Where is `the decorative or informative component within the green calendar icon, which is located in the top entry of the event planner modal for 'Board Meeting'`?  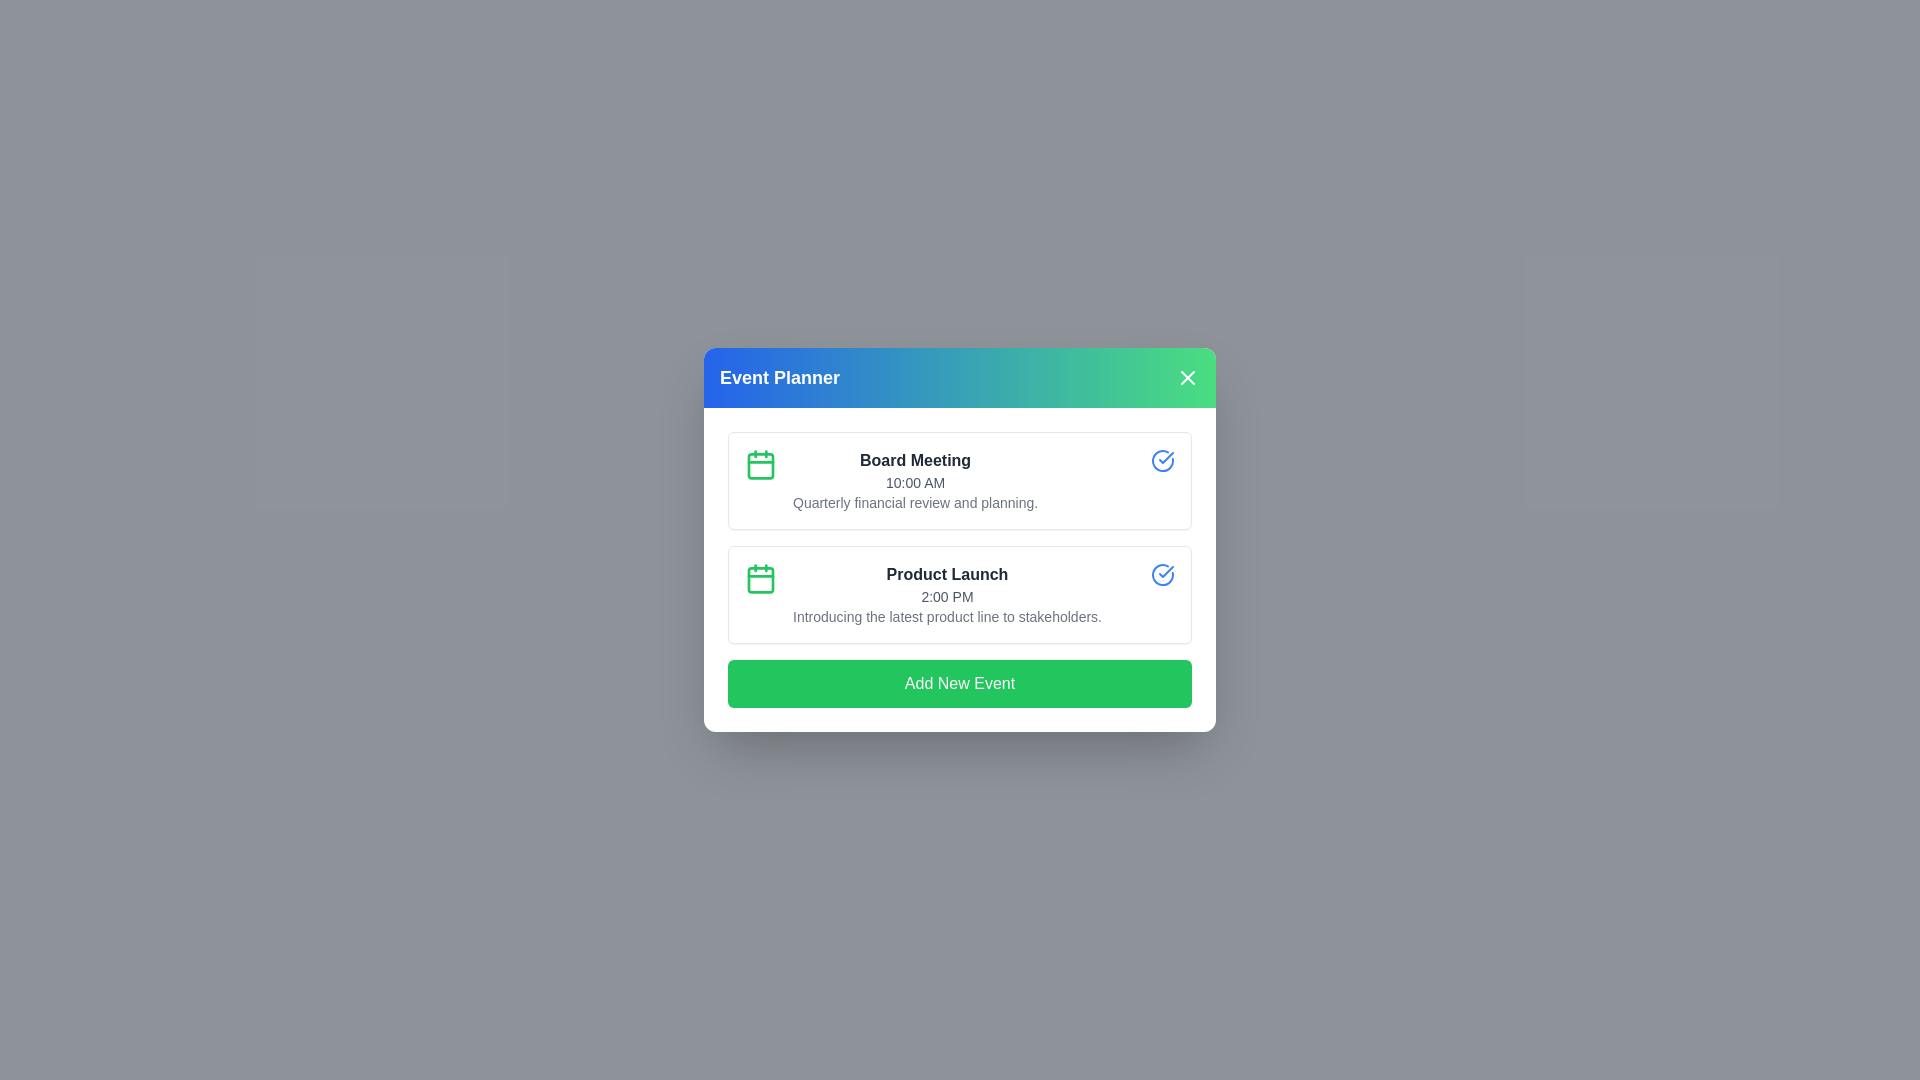 the decorative or informative component within the green calendar icon, which is located in the top entry of the event planner modal for 'Board Meeting' is located at coordinates (760, 466).